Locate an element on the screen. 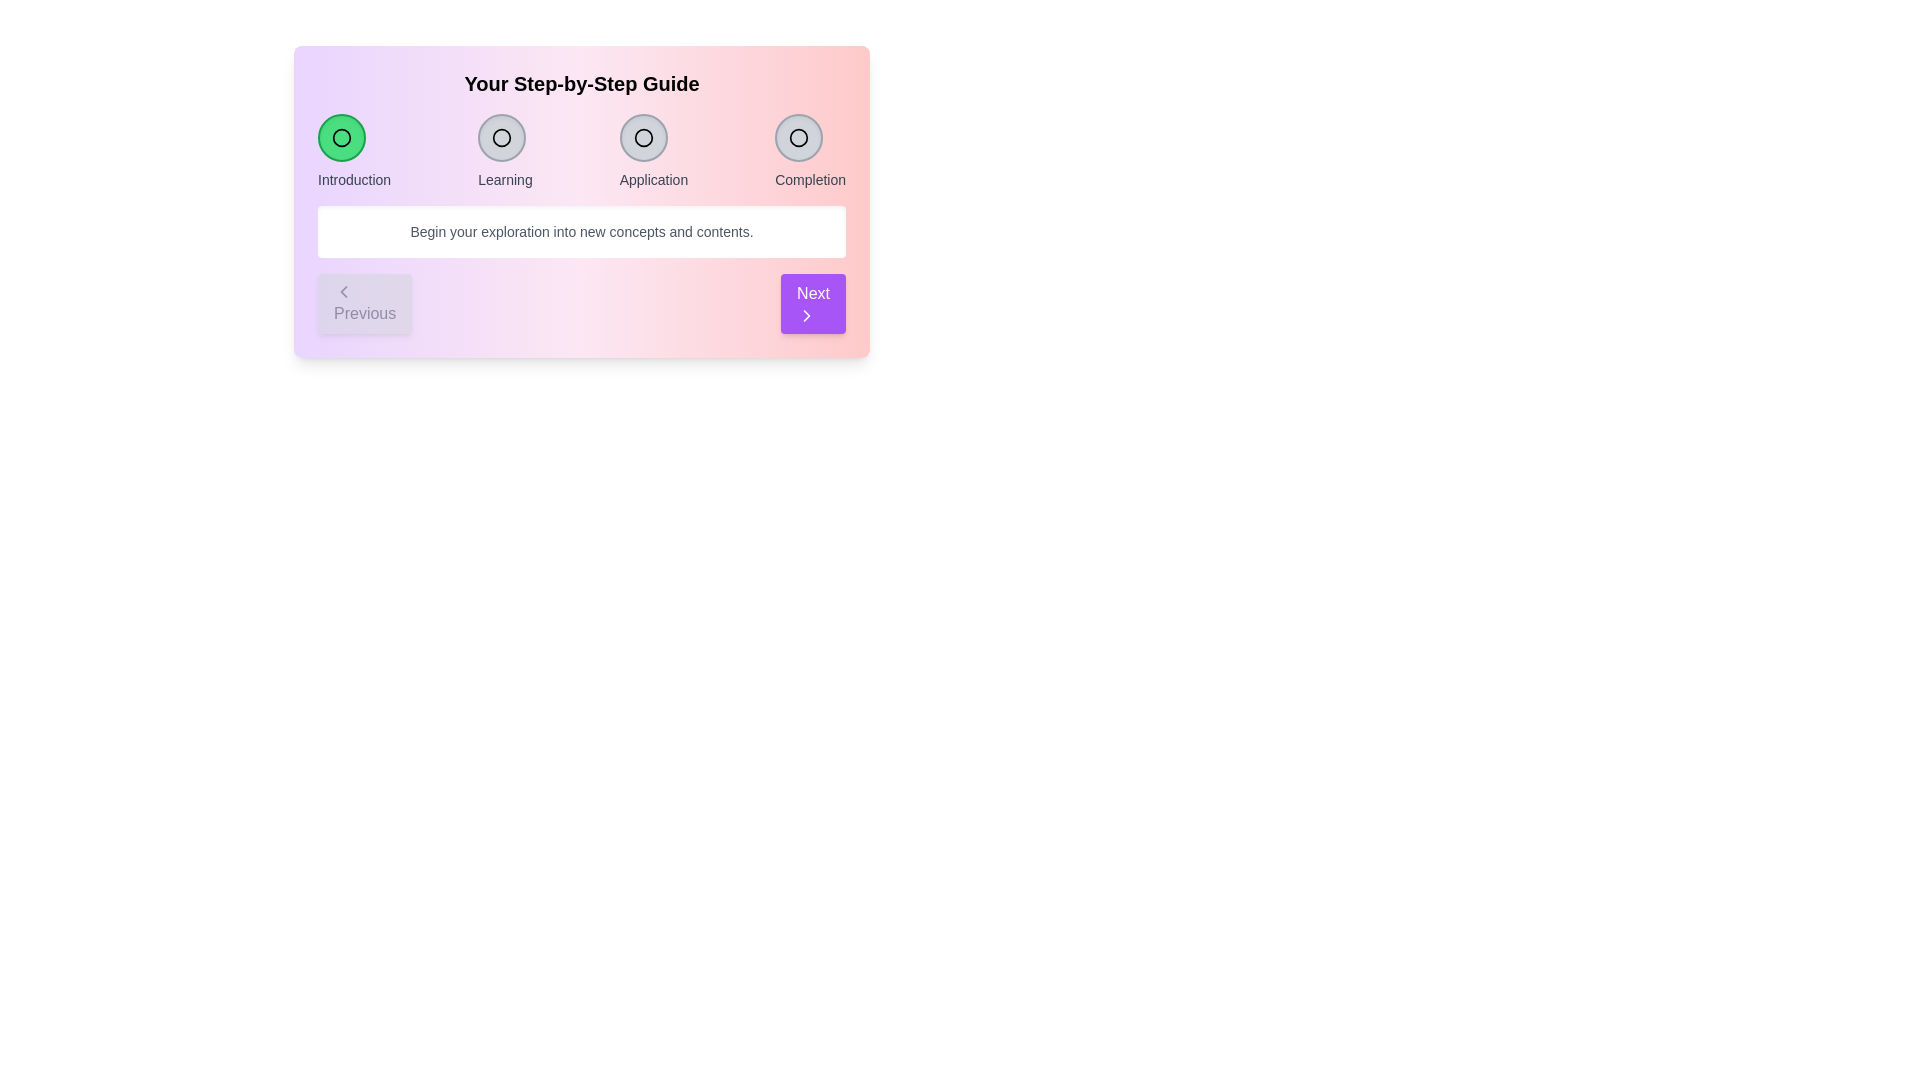 This screenshot has width=1920, height=1080. the text label displaying 'Learning', which is styled in gray and positioned beneath an icon in the second step of a progress guide is located at coordinates (505, 180).